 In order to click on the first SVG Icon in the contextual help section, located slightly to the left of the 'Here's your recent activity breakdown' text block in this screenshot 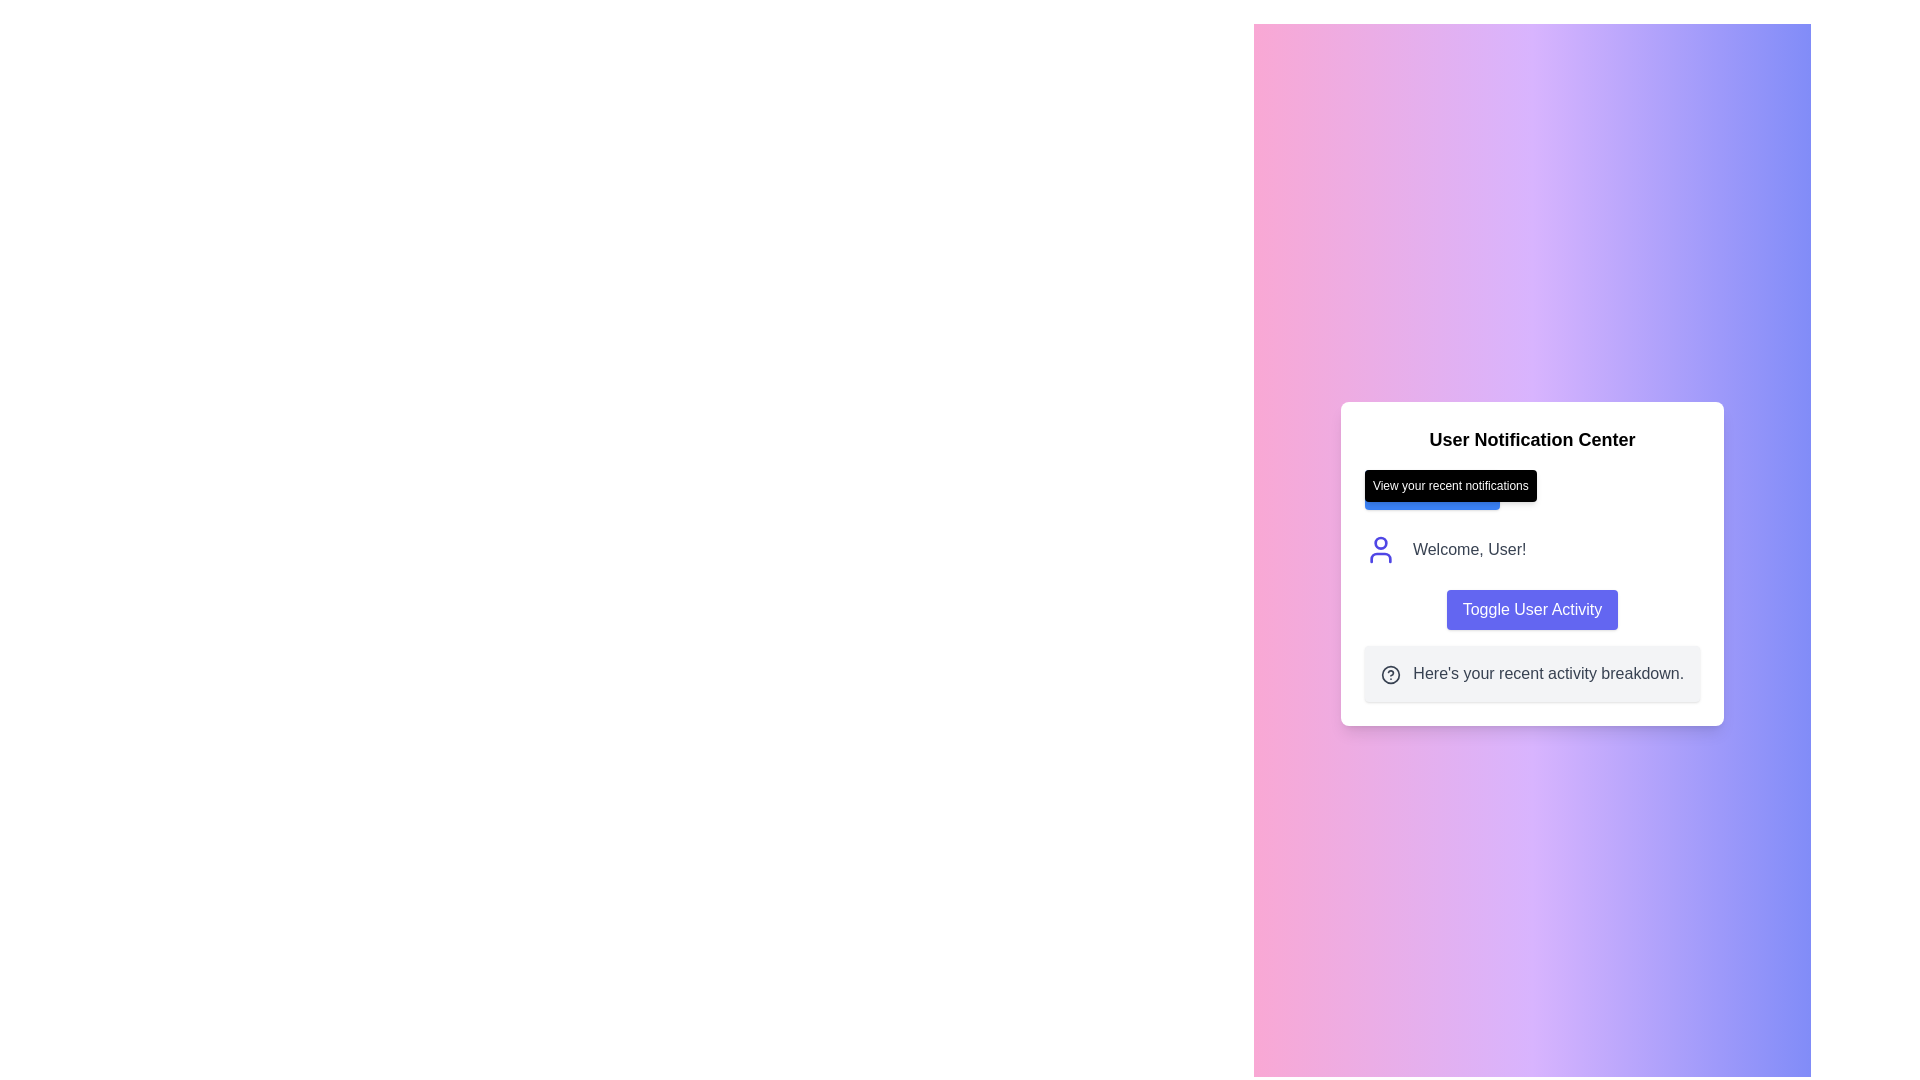, I will do `click(1389, 674)`.